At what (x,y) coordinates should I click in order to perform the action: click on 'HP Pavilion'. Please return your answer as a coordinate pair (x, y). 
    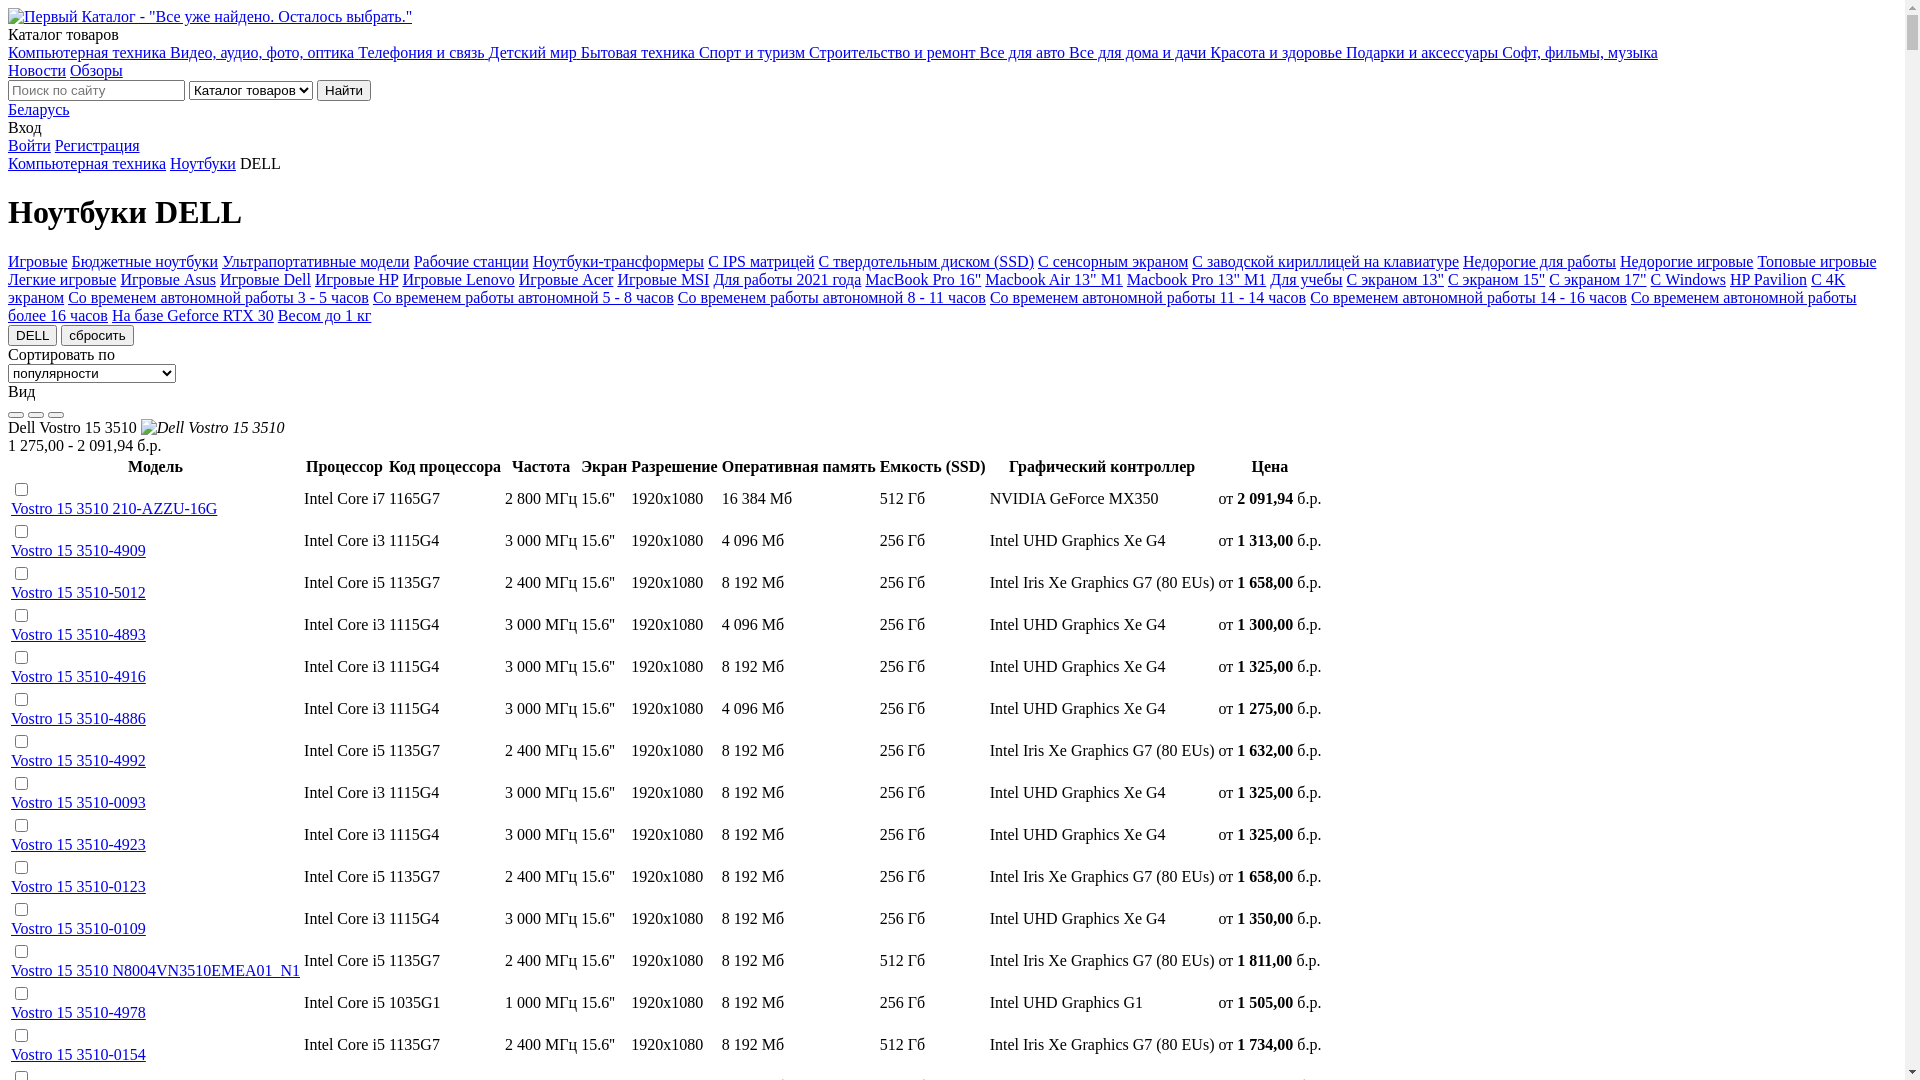
    Looking at the image, I should click on (1768, 279).